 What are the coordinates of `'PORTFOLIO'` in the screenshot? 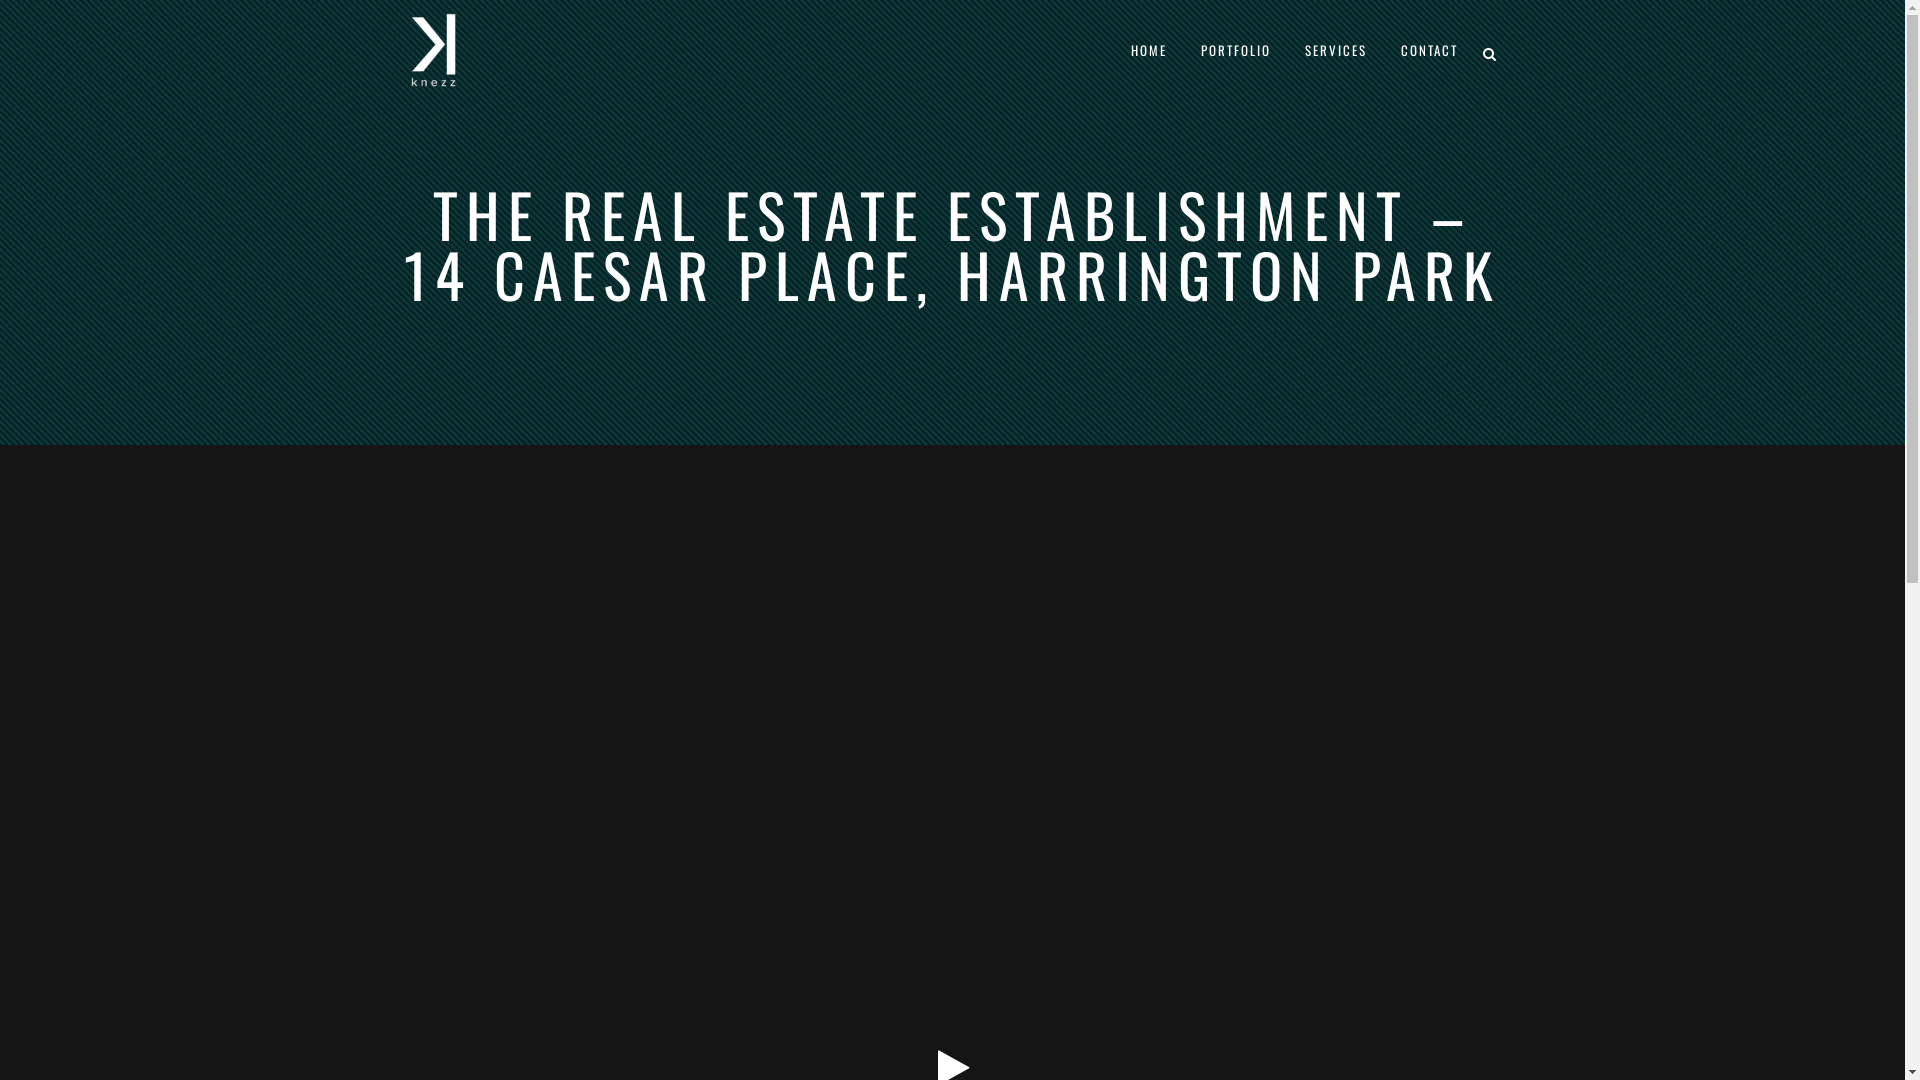 It's located at (1184, 49).